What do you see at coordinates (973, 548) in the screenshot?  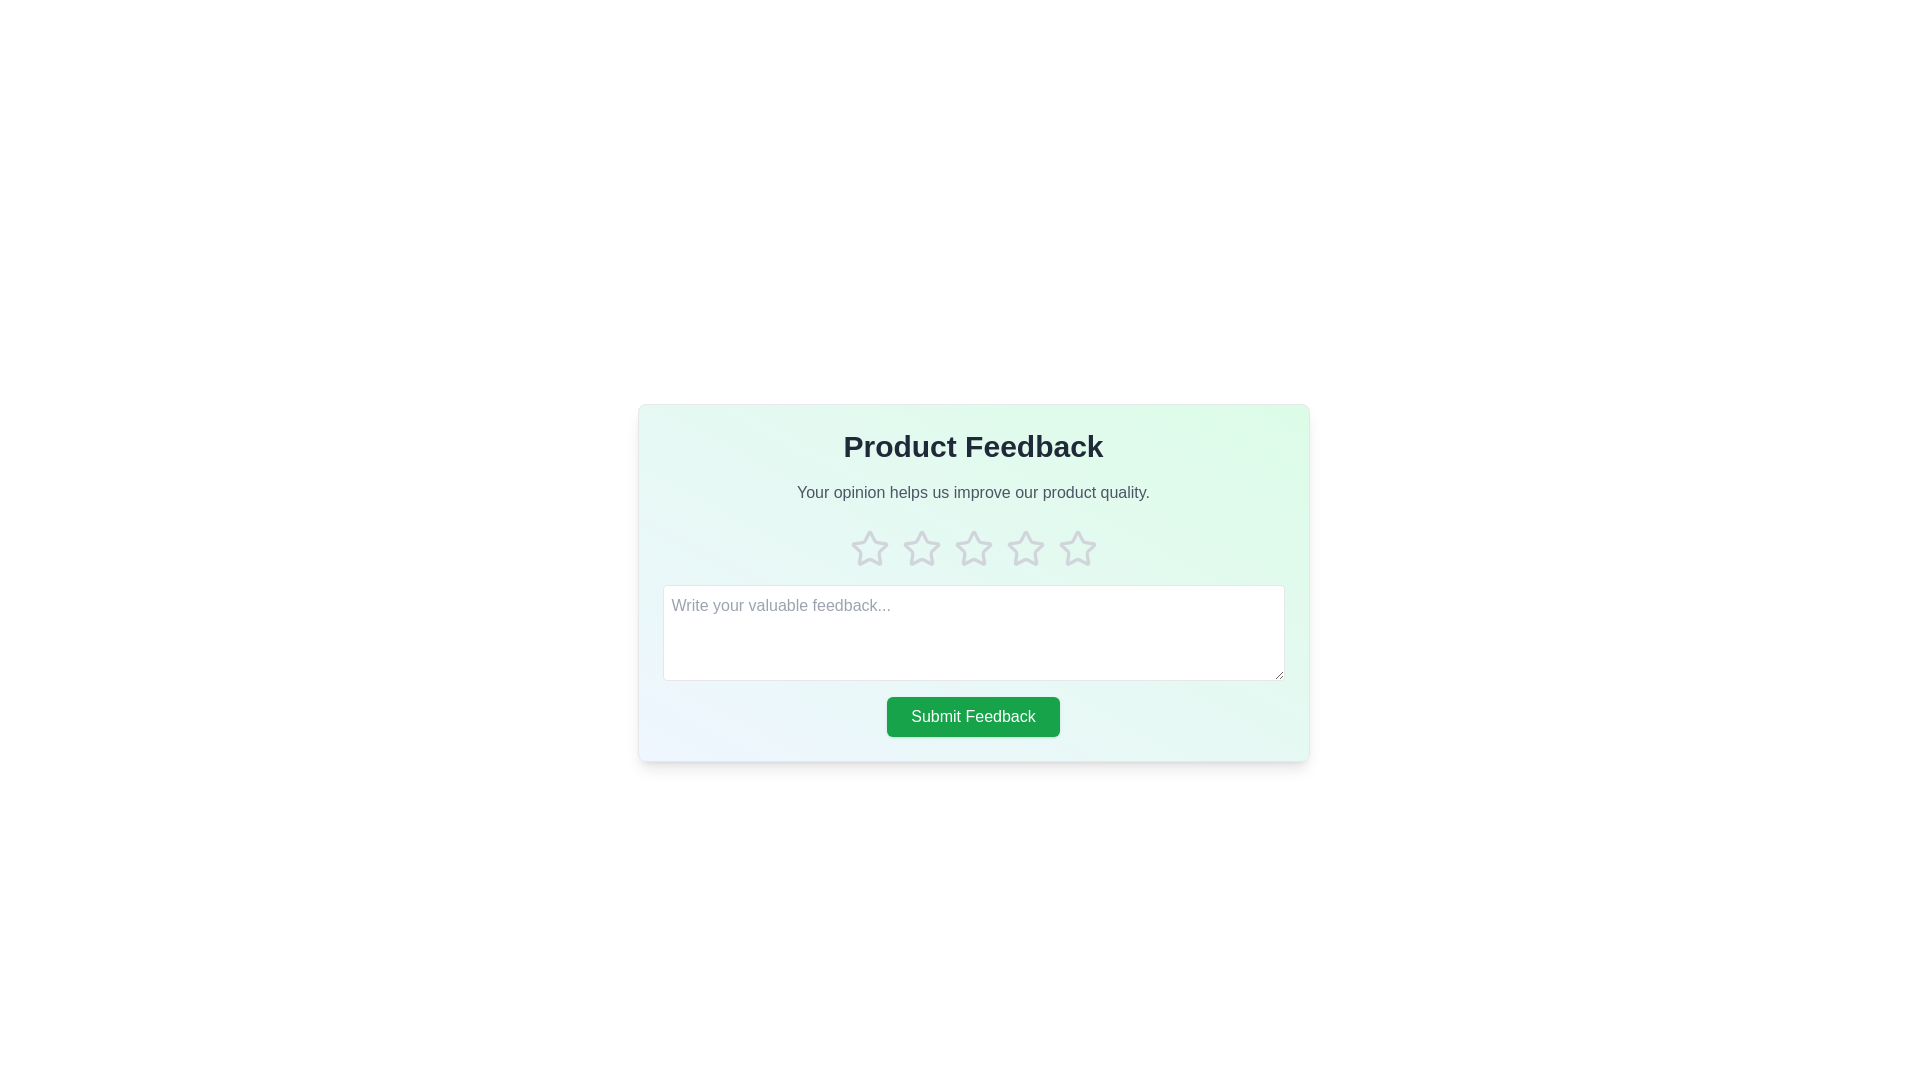 I see `the third star icon in the Rating star component` at bounding box center [973, 548].